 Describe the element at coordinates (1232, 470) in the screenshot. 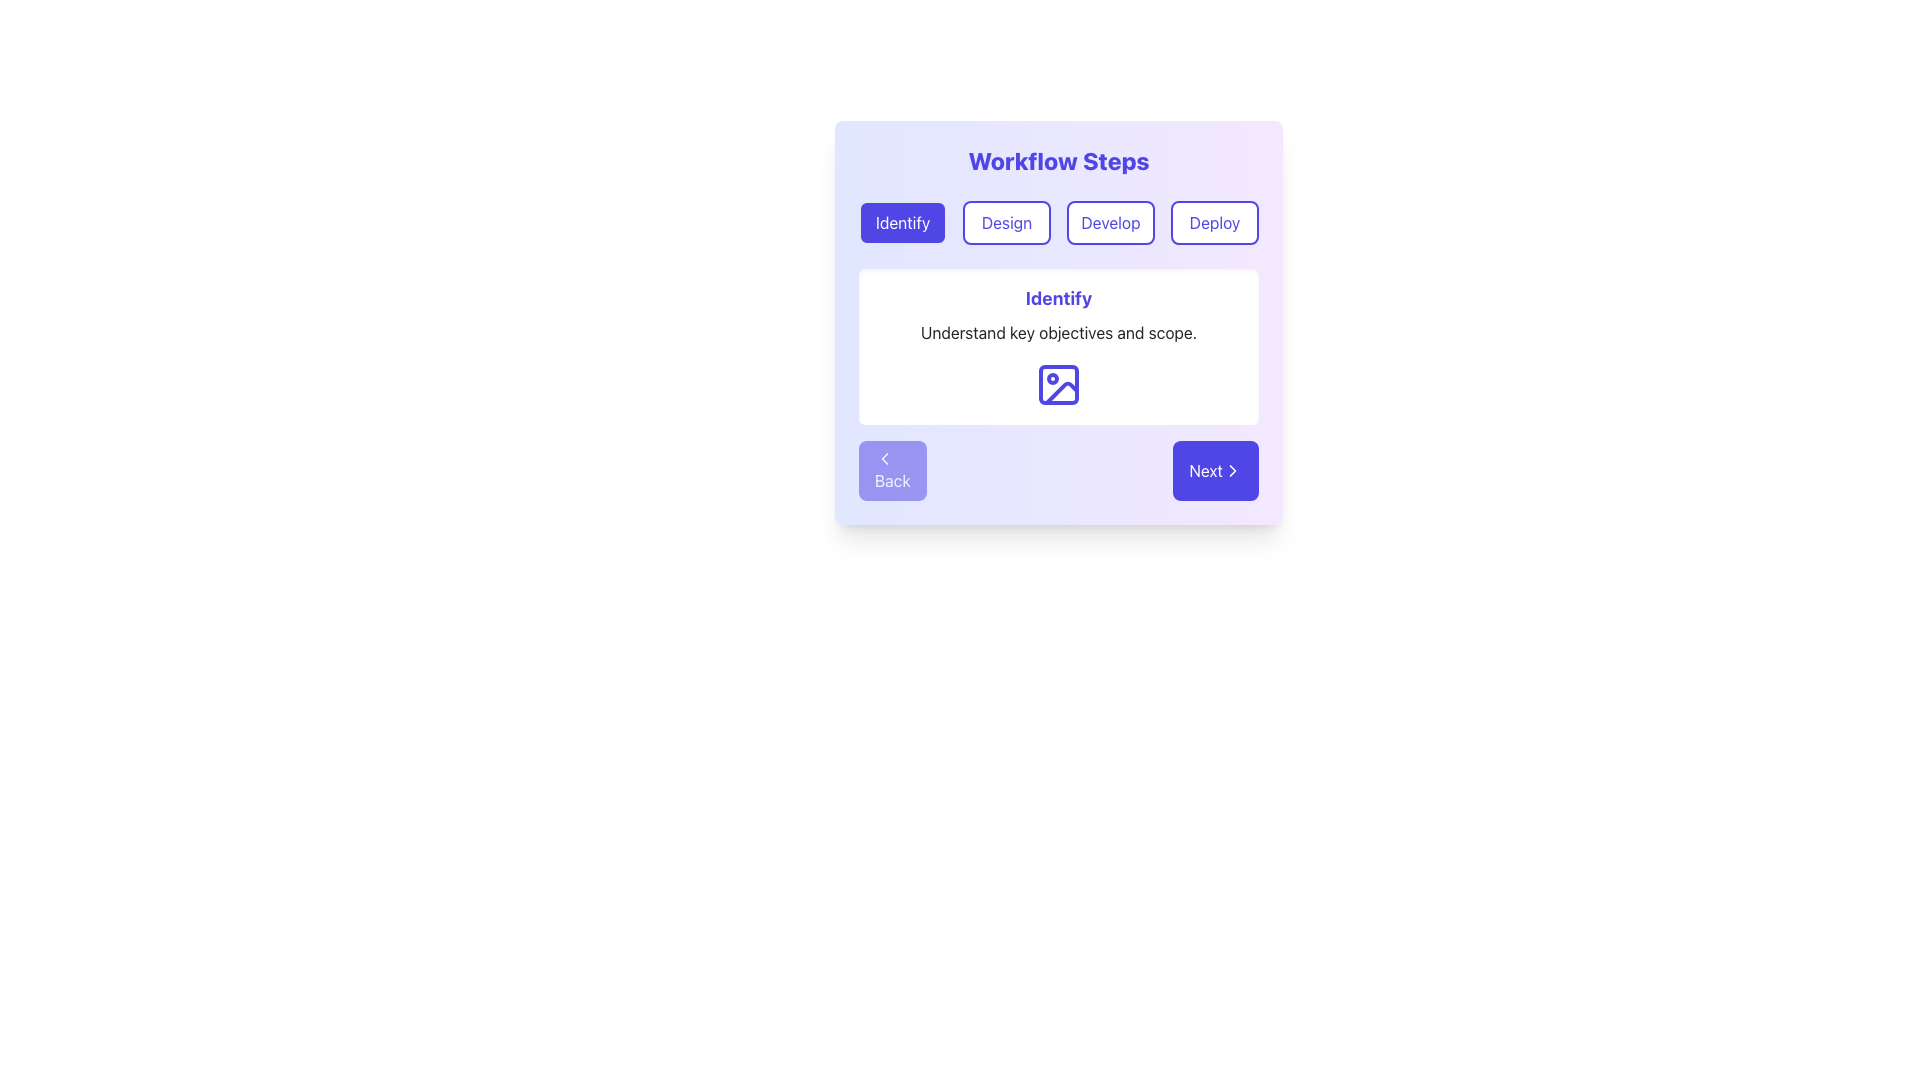

I see `the 'Next' button located at the bottom-right corner of the interface, which contains a right-pointing chevron arrow icon` at that location.